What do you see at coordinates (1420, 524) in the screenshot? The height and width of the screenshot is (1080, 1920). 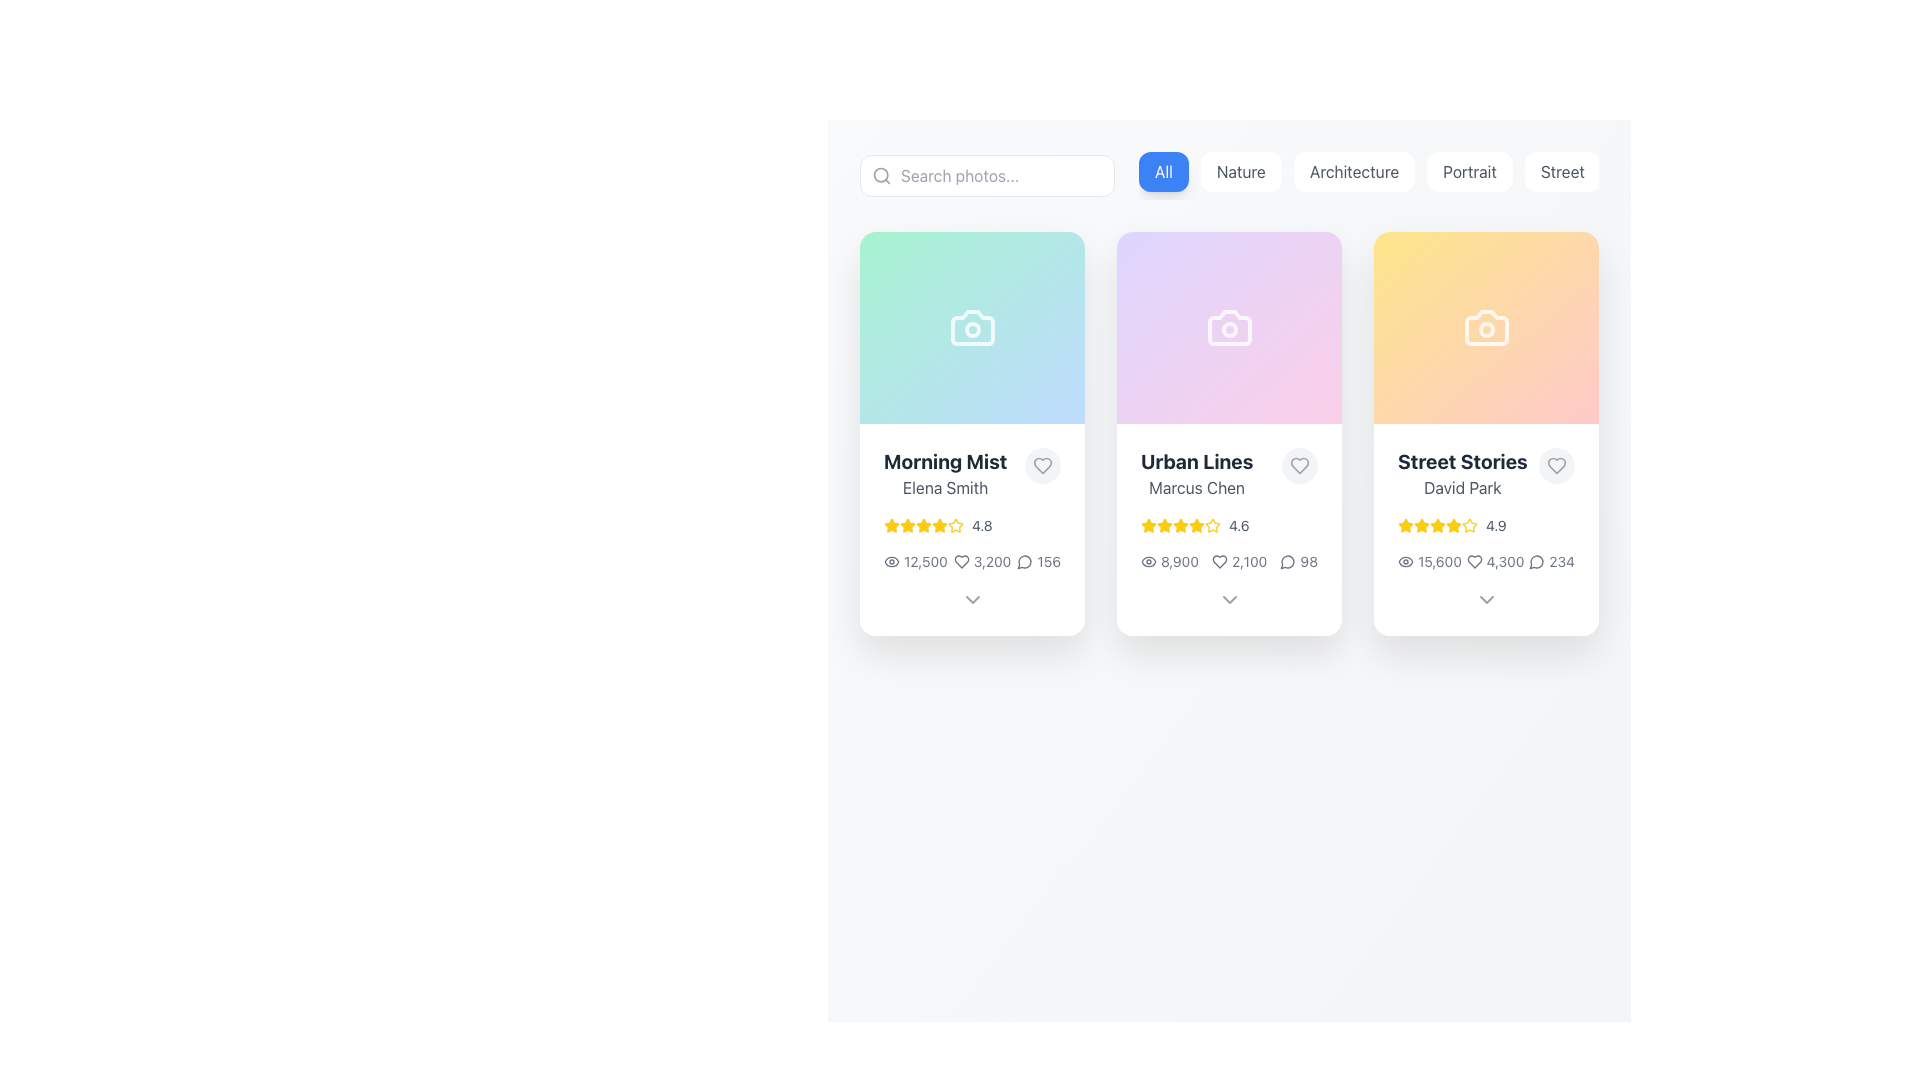 I see `the third star icon in the rating system of the 'Street Stories' card, which is colored golden yellow and located to the left of the rating number '4.9'` at bounding box center [1420, 524].